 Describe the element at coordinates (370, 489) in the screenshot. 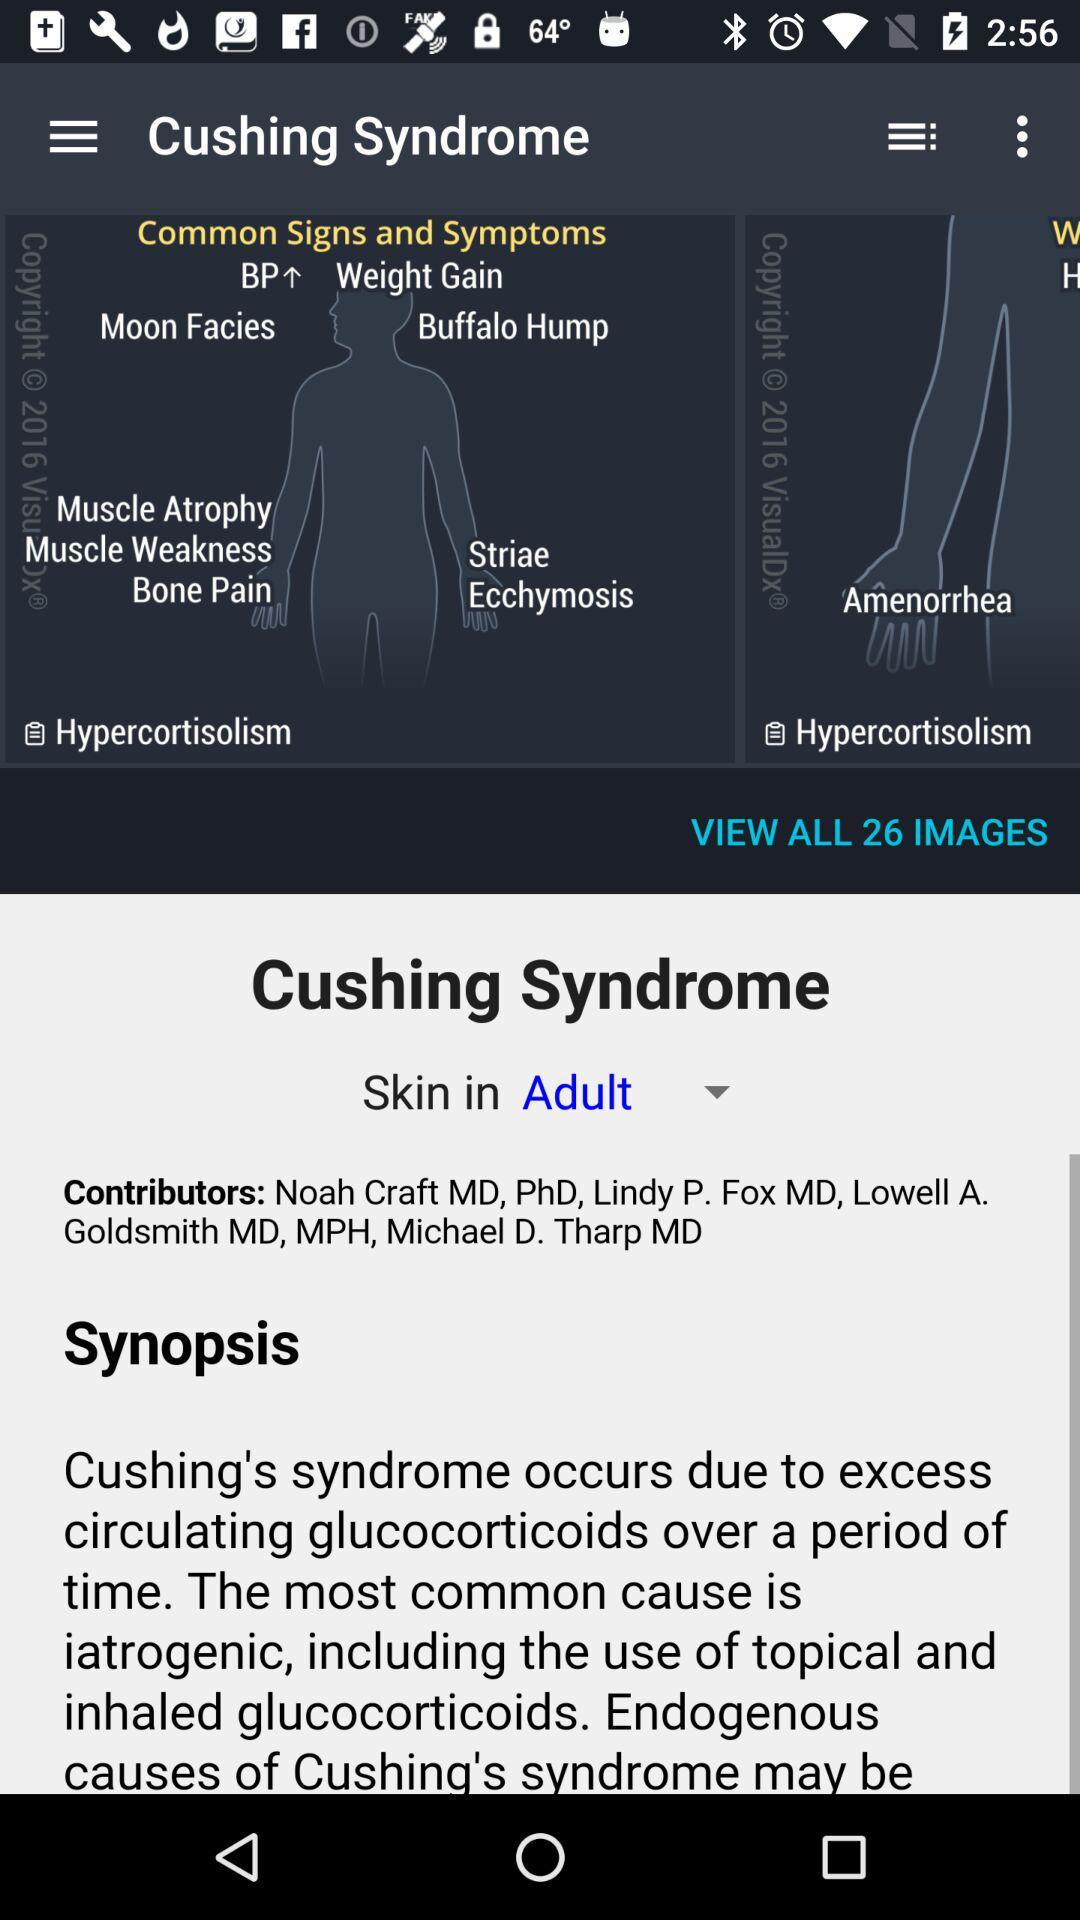

I see `screen page` at that location.